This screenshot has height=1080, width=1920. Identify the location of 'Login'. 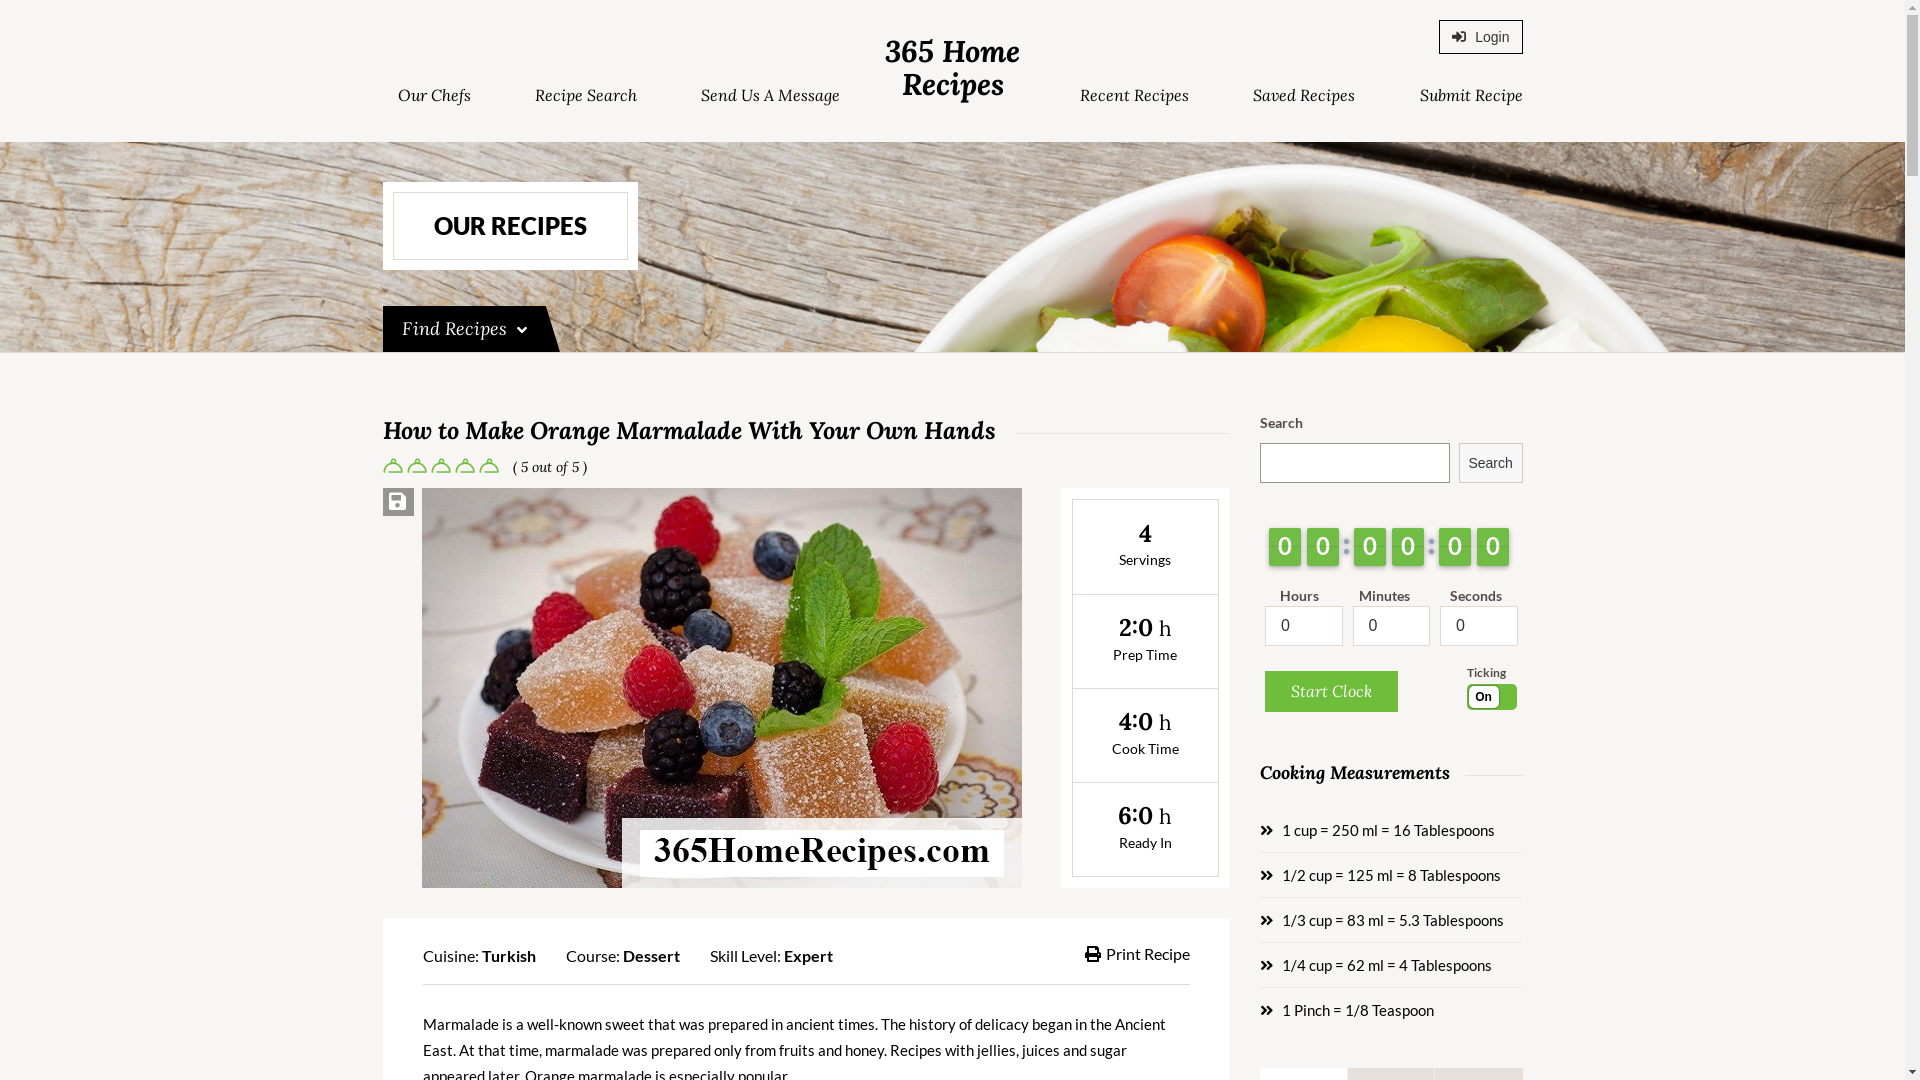
(1438, 37).